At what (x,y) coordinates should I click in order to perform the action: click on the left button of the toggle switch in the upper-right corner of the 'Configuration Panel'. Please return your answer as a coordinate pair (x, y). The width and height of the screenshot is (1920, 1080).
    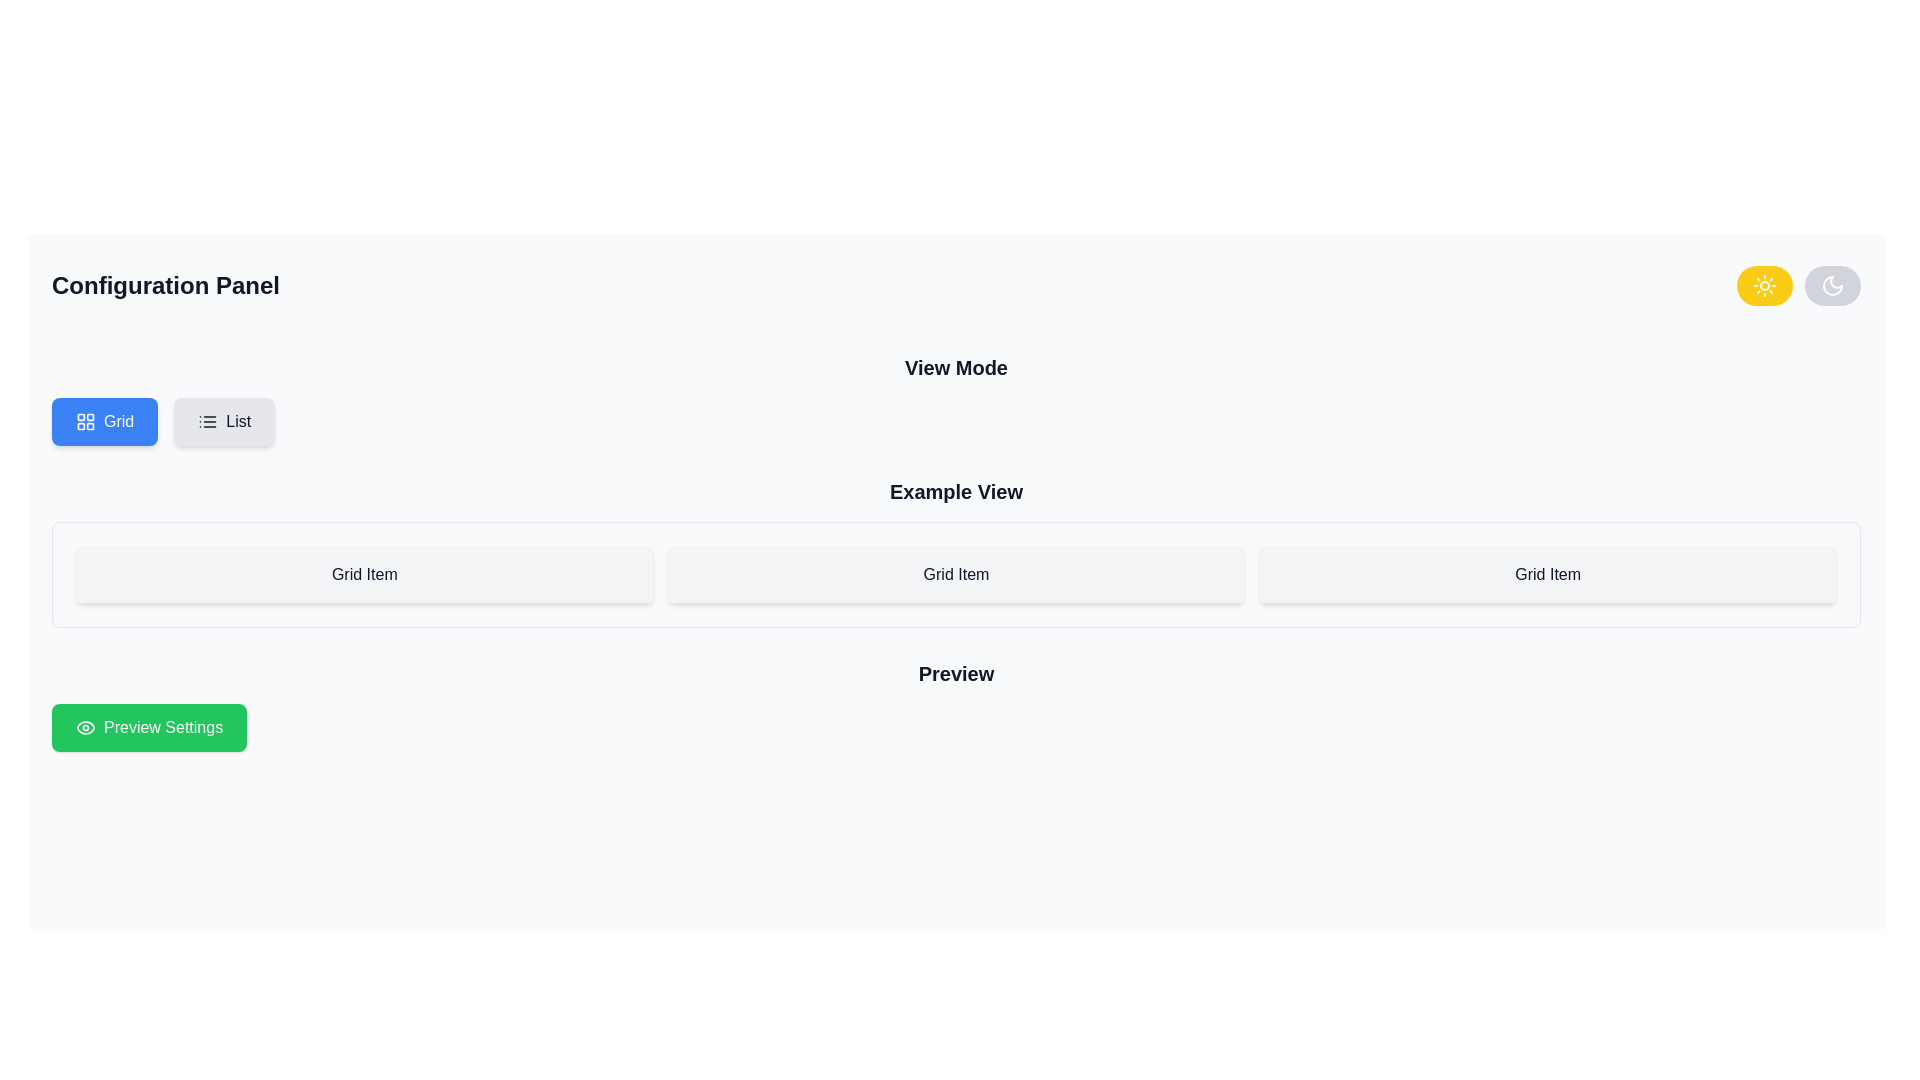
    Looking at the image, I should click on (1799, 285).